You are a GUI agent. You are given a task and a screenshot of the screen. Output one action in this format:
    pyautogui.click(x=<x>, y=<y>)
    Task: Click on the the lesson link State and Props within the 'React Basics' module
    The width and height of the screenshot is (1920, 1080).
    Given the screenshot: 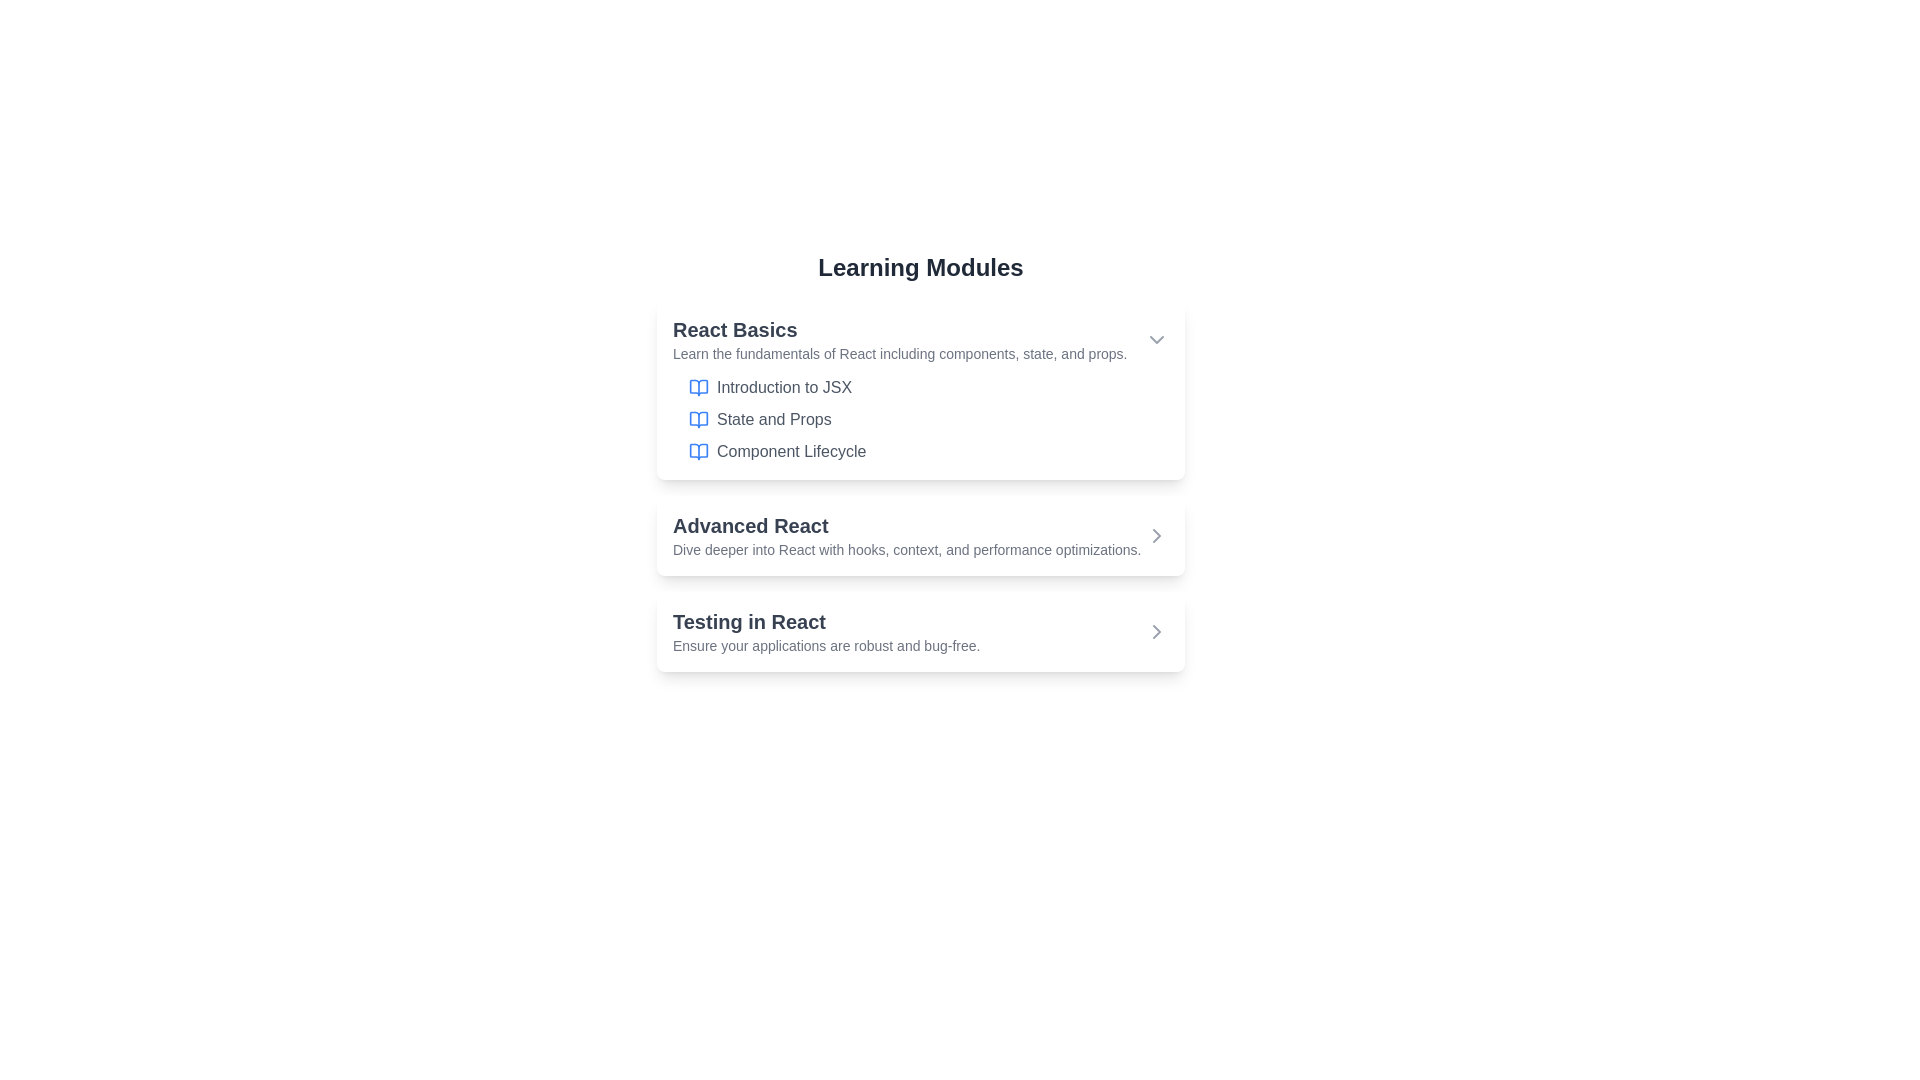 What is the action you would take?
    pyautogui.click(x=773, y=419)
    